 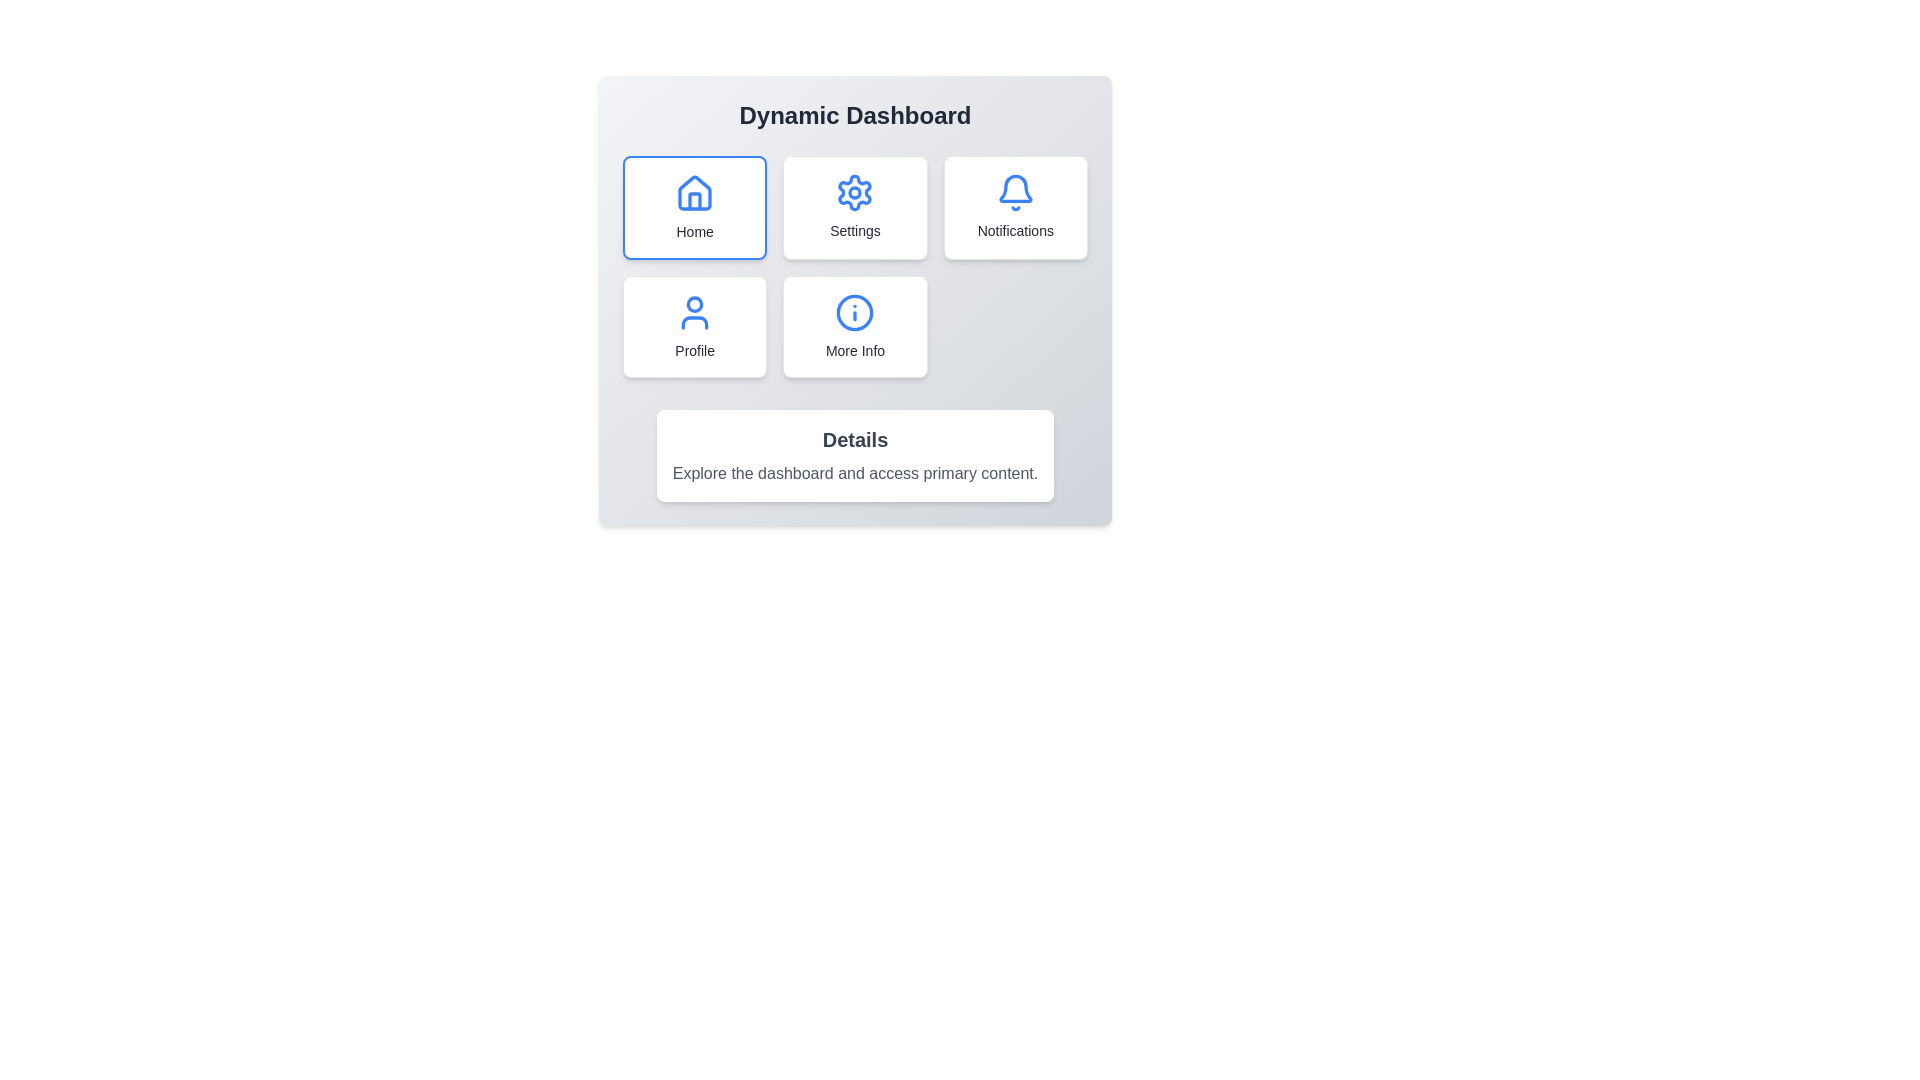 I want to click on the 'Settings' button located in the second card of the top row on the dashboard, so click(x=855, y=208).